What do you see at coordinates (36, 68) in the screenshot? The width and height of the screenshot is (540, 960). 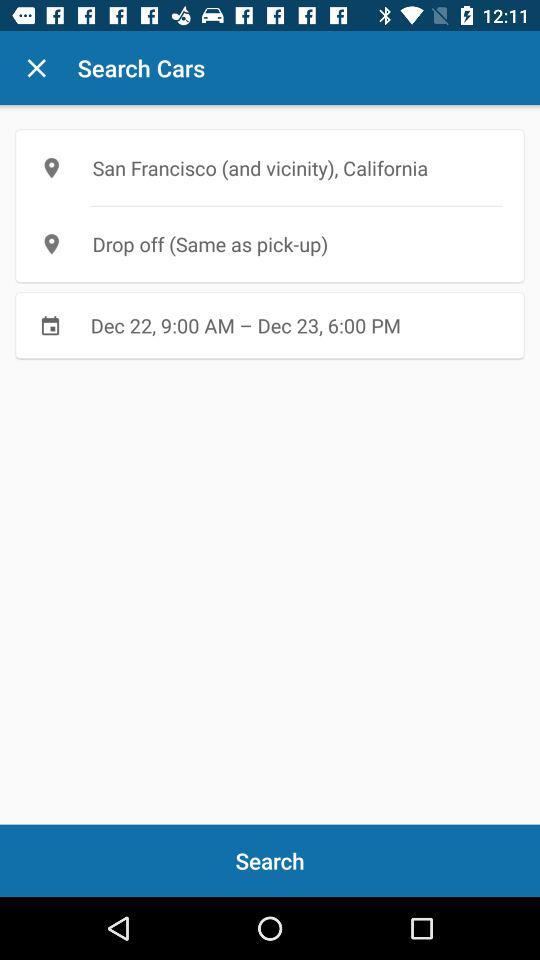 I see `icon to the left of search cars item` at bounding box center [36, 68].